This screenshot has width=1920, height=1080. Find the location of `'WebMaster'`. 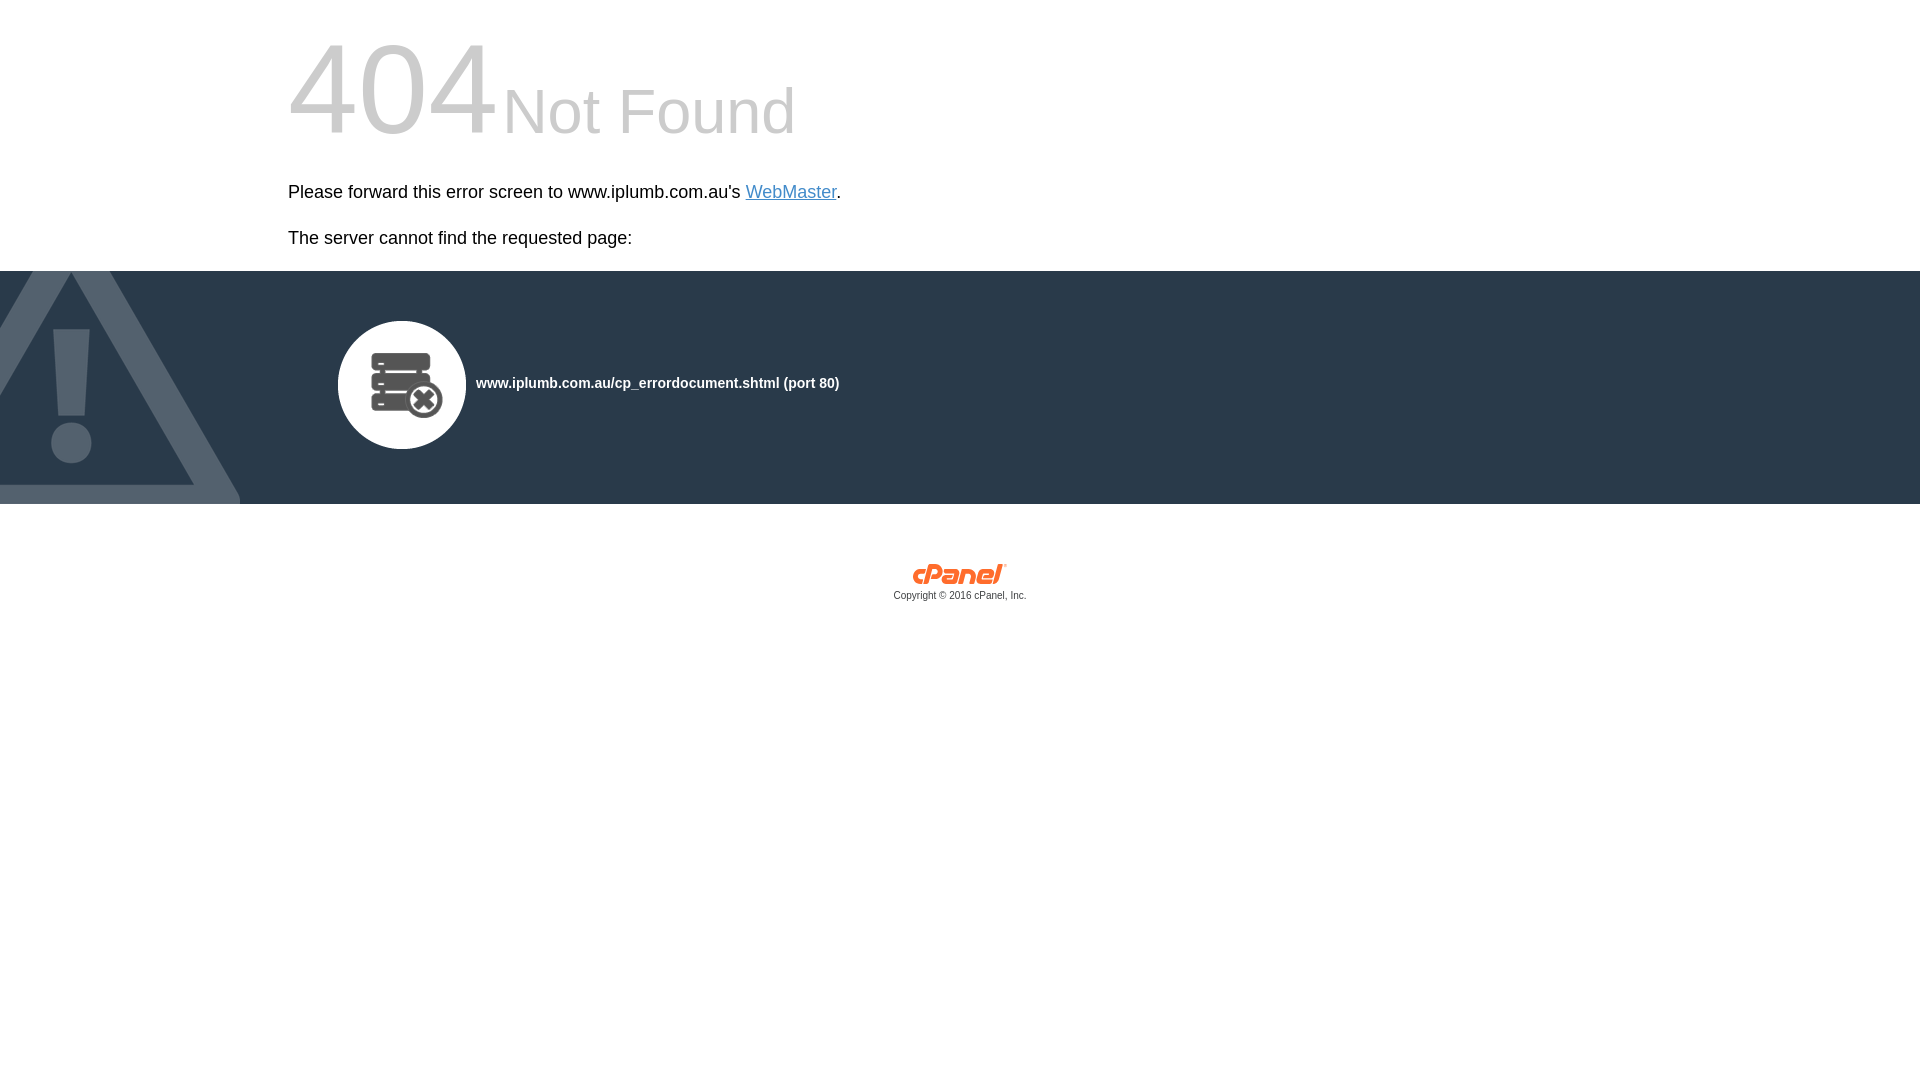

'WebMaster' is located at coordinates (744, 192).